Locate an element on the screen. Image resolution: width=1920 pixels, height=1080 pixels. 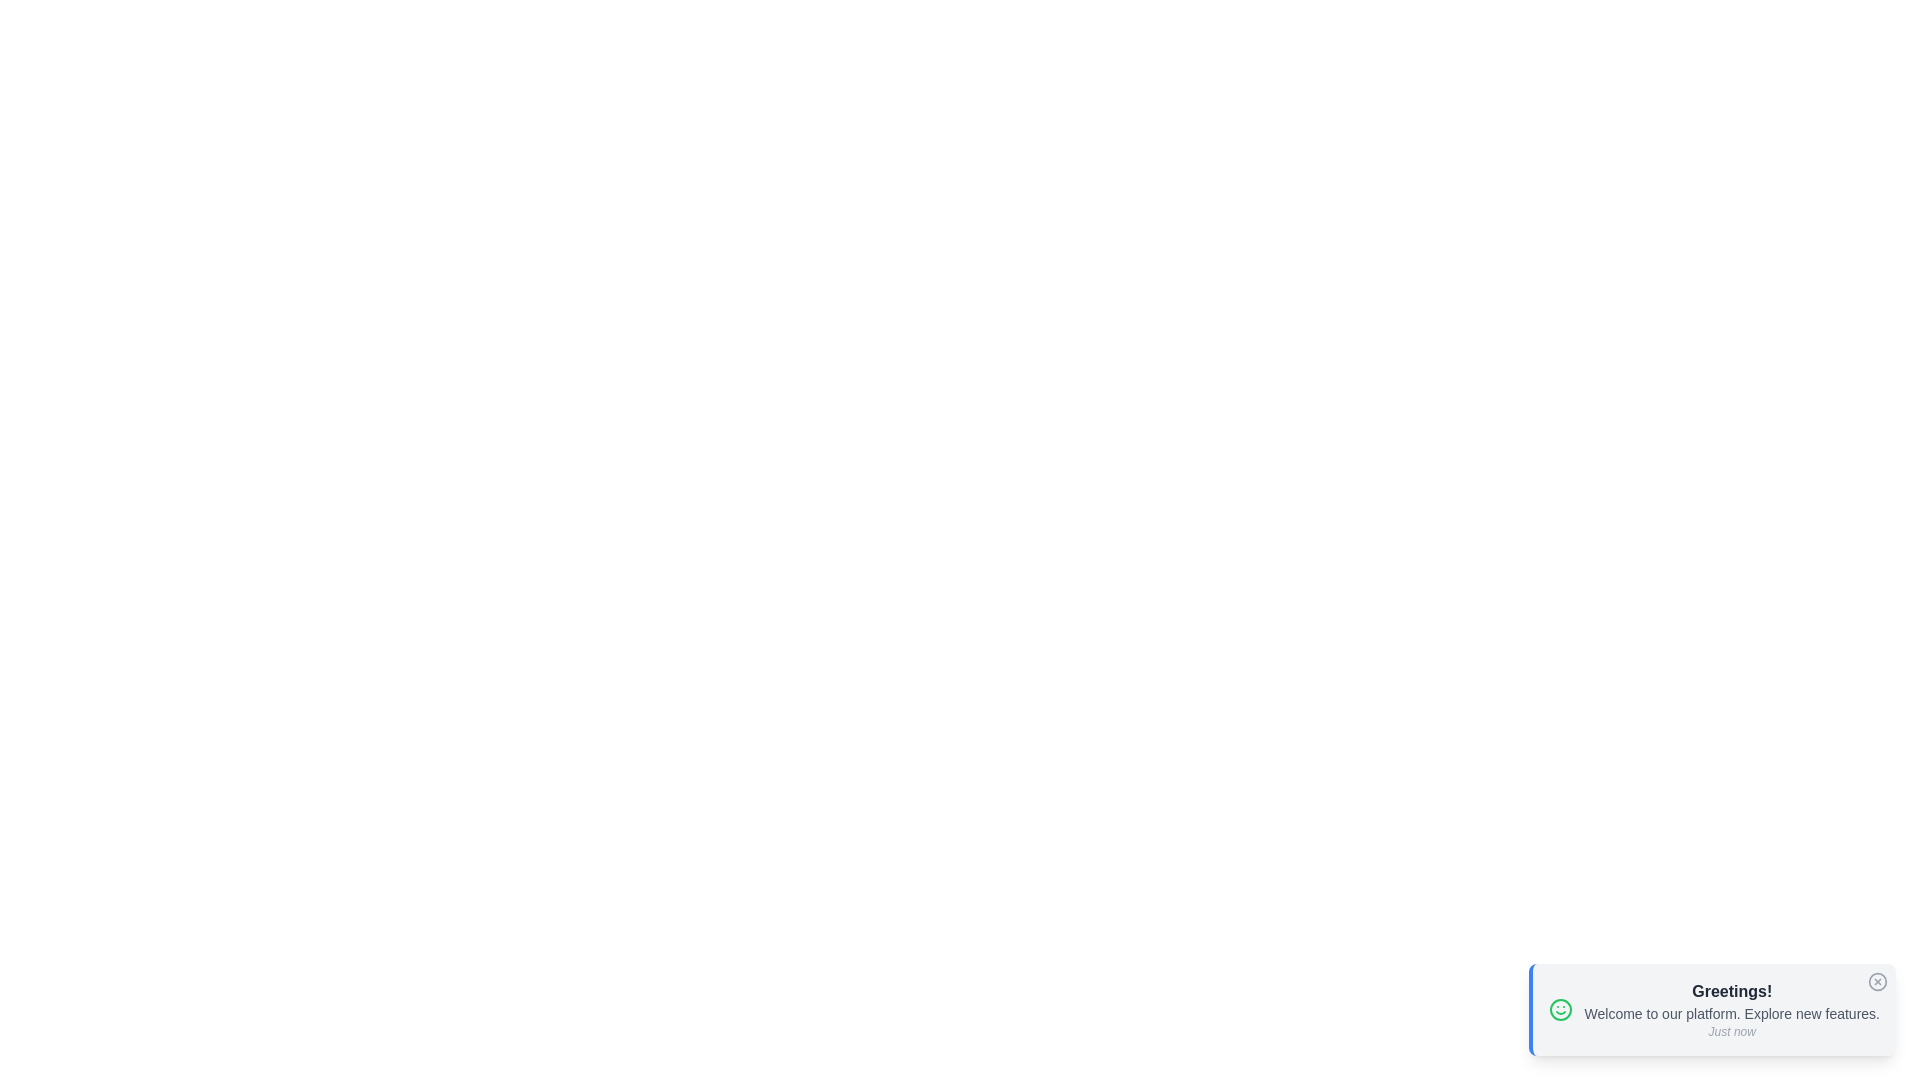
the message and details displayed in the snackbar by focusing on the visible text and icon is located at coordinates (1711, 1010).